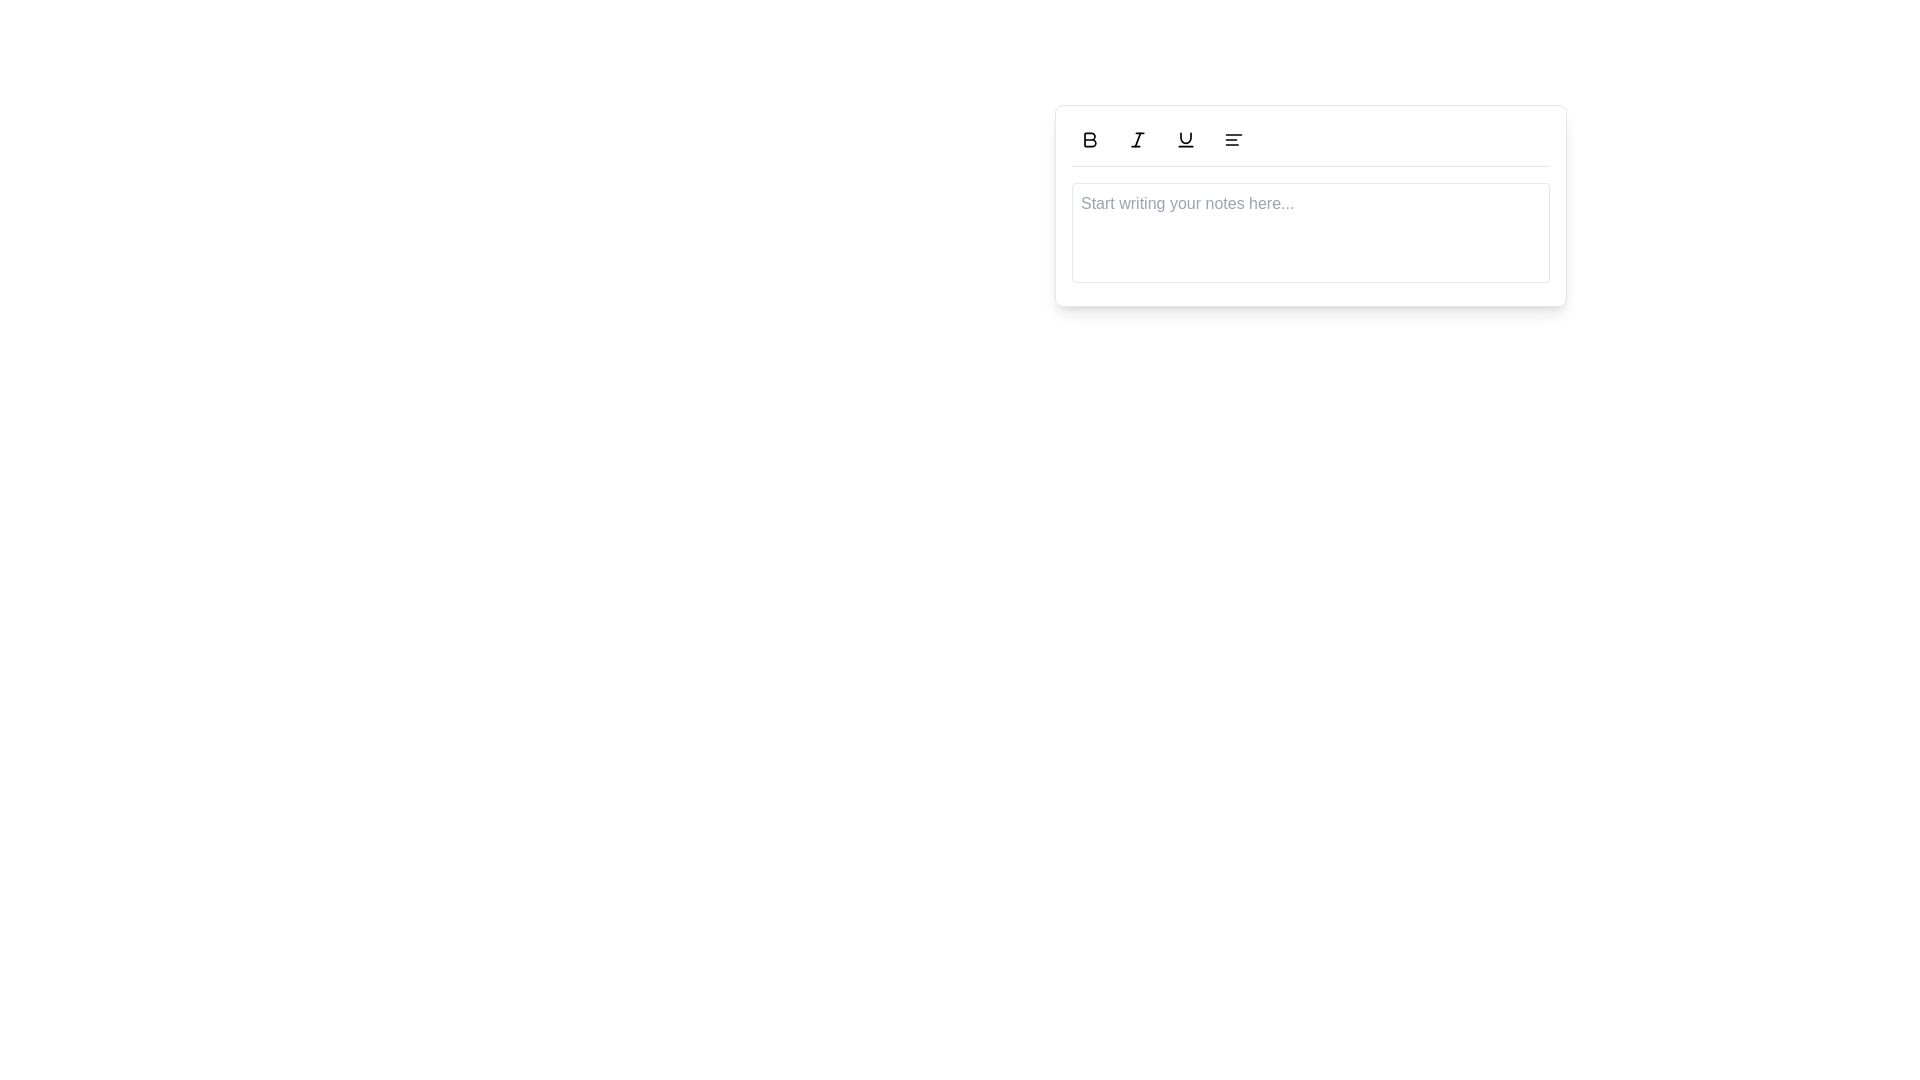 This screenshot has width=1920, height=1080. I want to click on the bold formatting button located in the top-left of the toolbar by, so click(1088, 138).